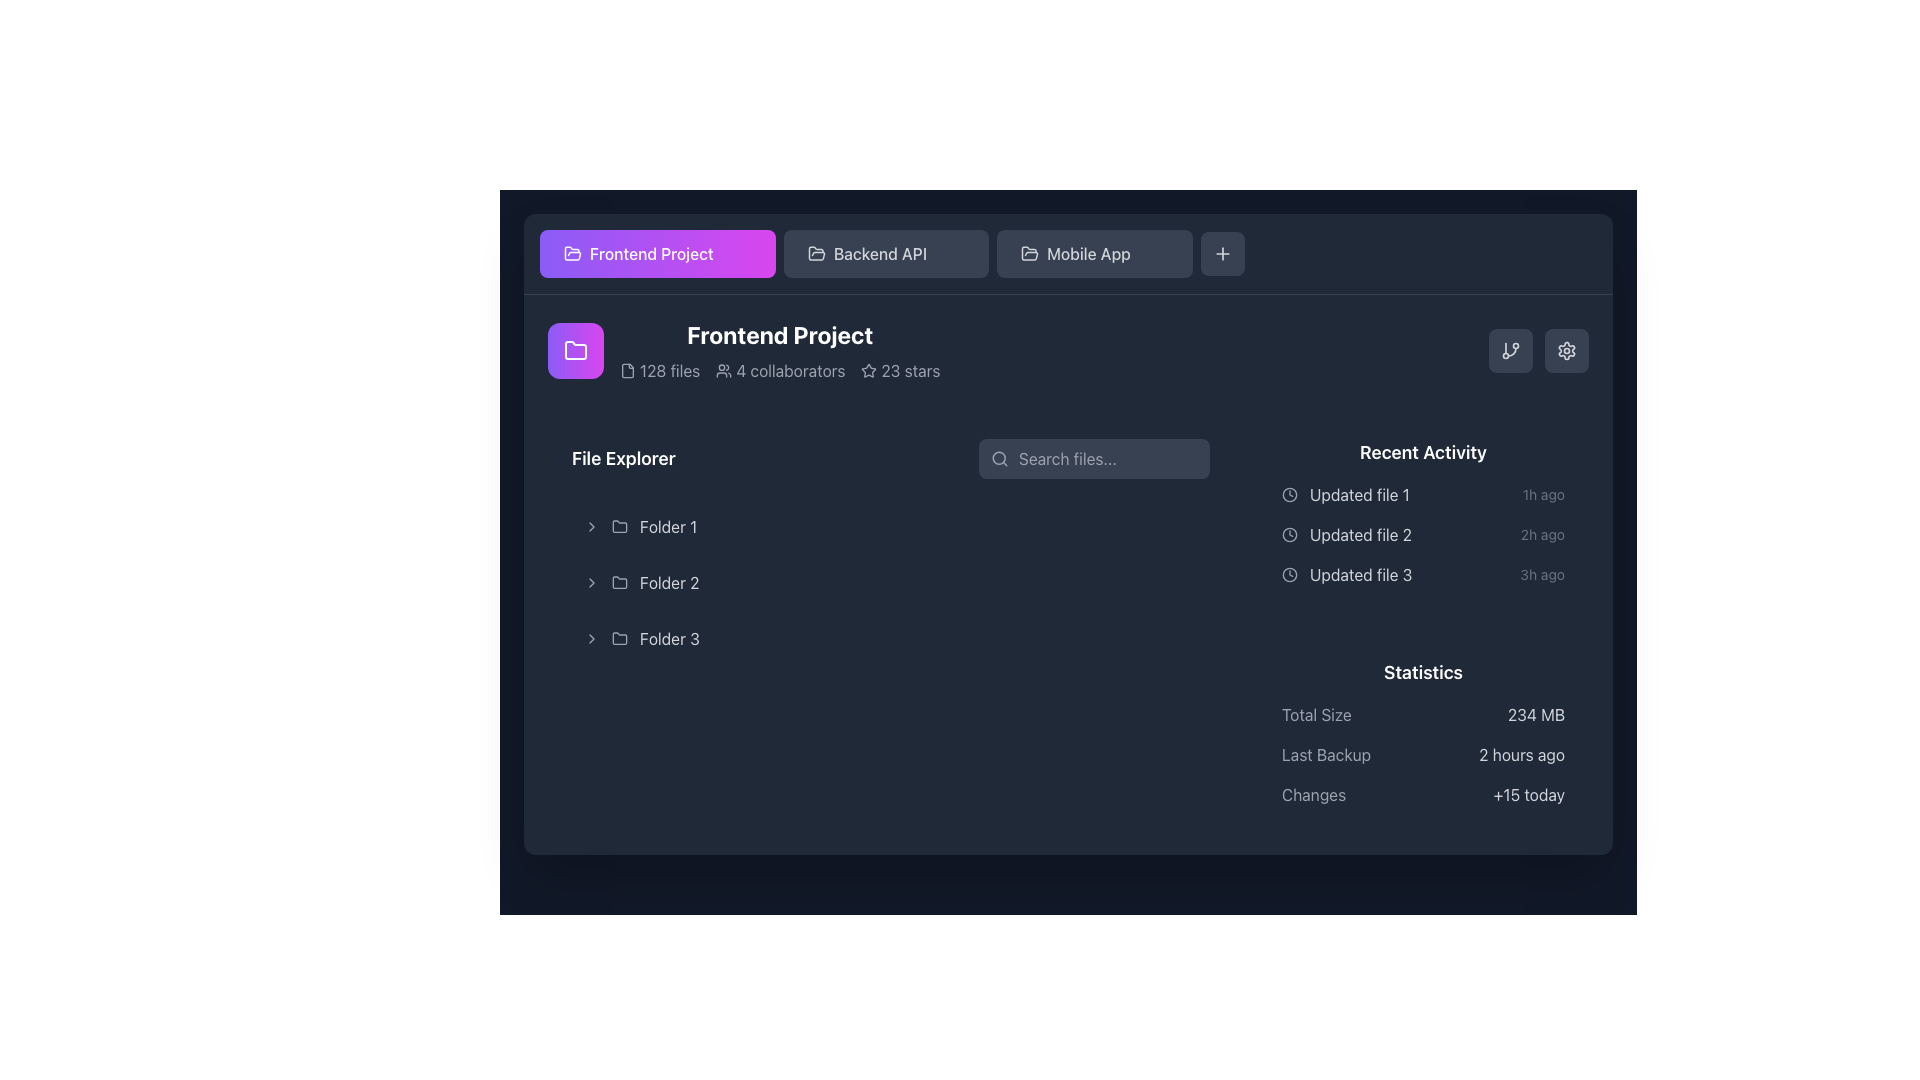  What do you see at coordinates (571, 253) in the screenshot?
I see `the open folder icon located at the leftmost region of the 'Frontend Project' button, which is gradient-colored from violet to fuchsia` at bounding box center [571, 253].